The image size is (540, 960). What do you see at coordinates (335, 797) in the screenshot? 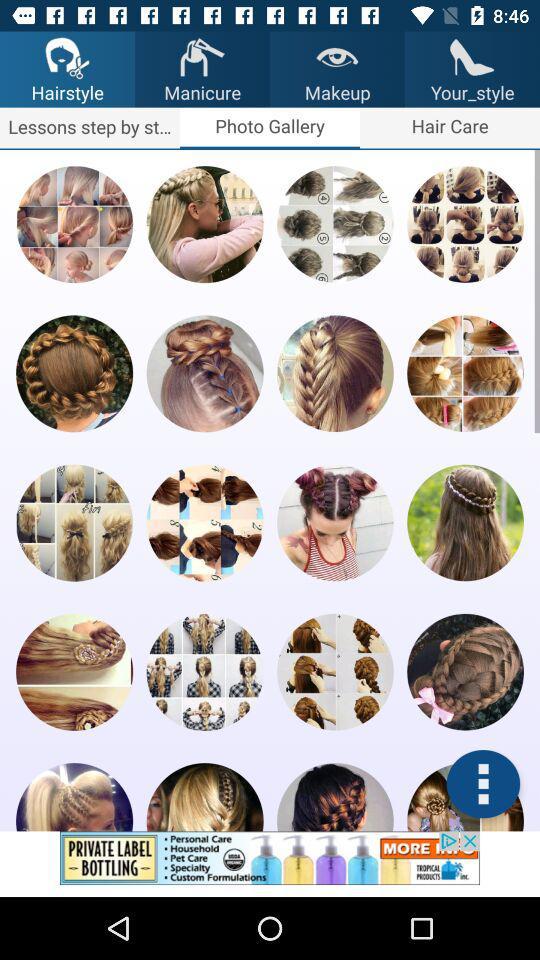
I see `hair cut numeber 19` at bounding box center [335, 797].